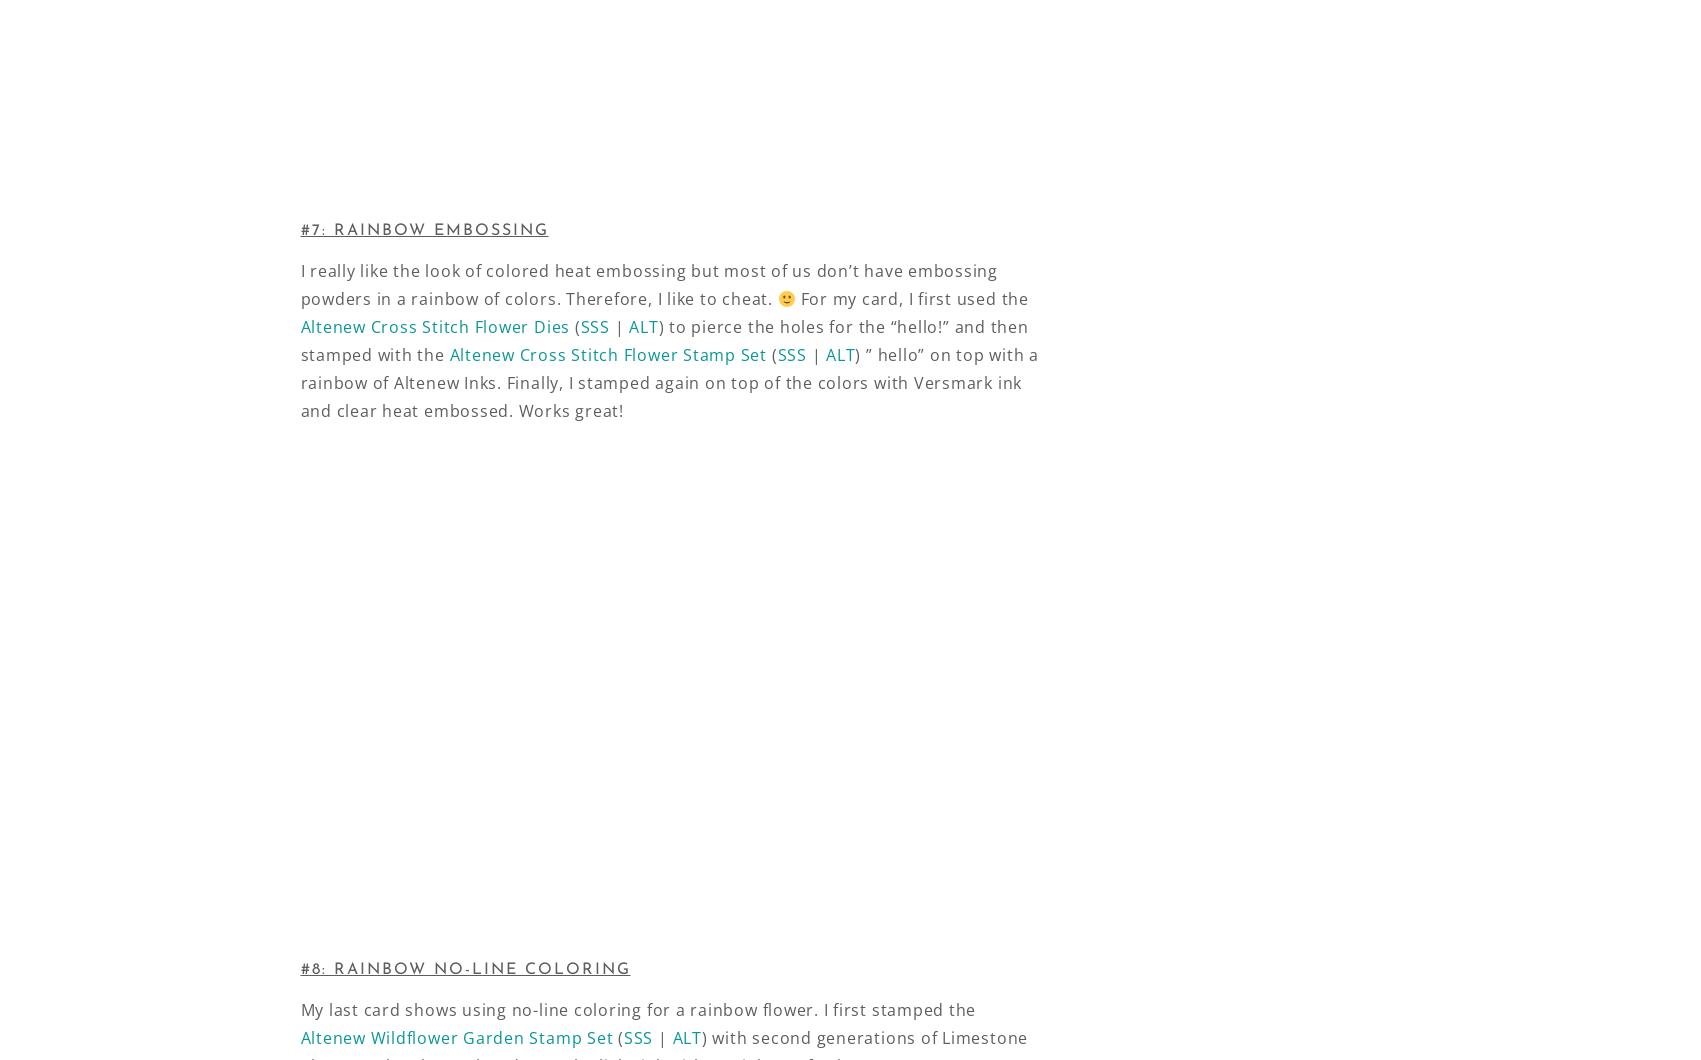  What do you see at coordinates (423, 229) in the screenshot?
I see `'#7: RAINBOW EMBOSSING'` at bounding box center [423, 229].